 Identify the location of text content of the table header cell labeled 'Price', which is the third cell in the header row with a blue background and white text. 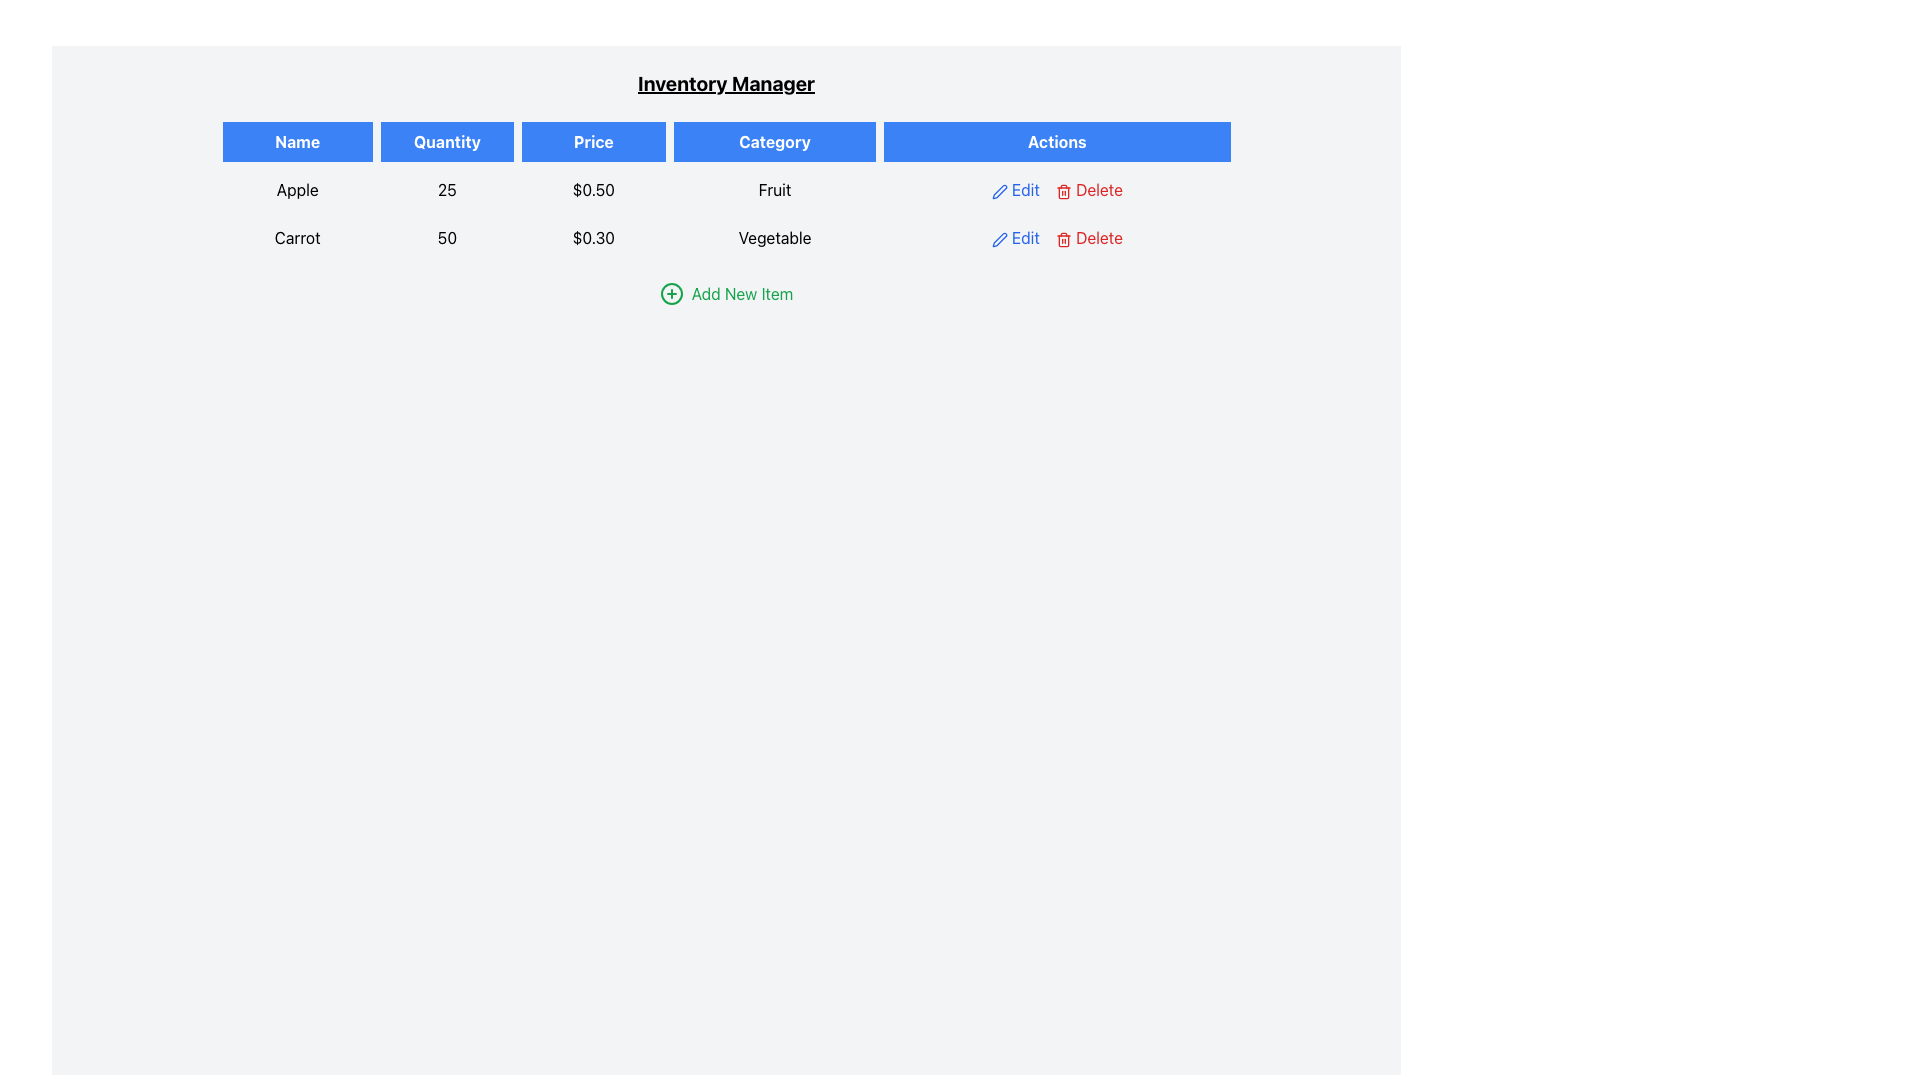
(592, 141).